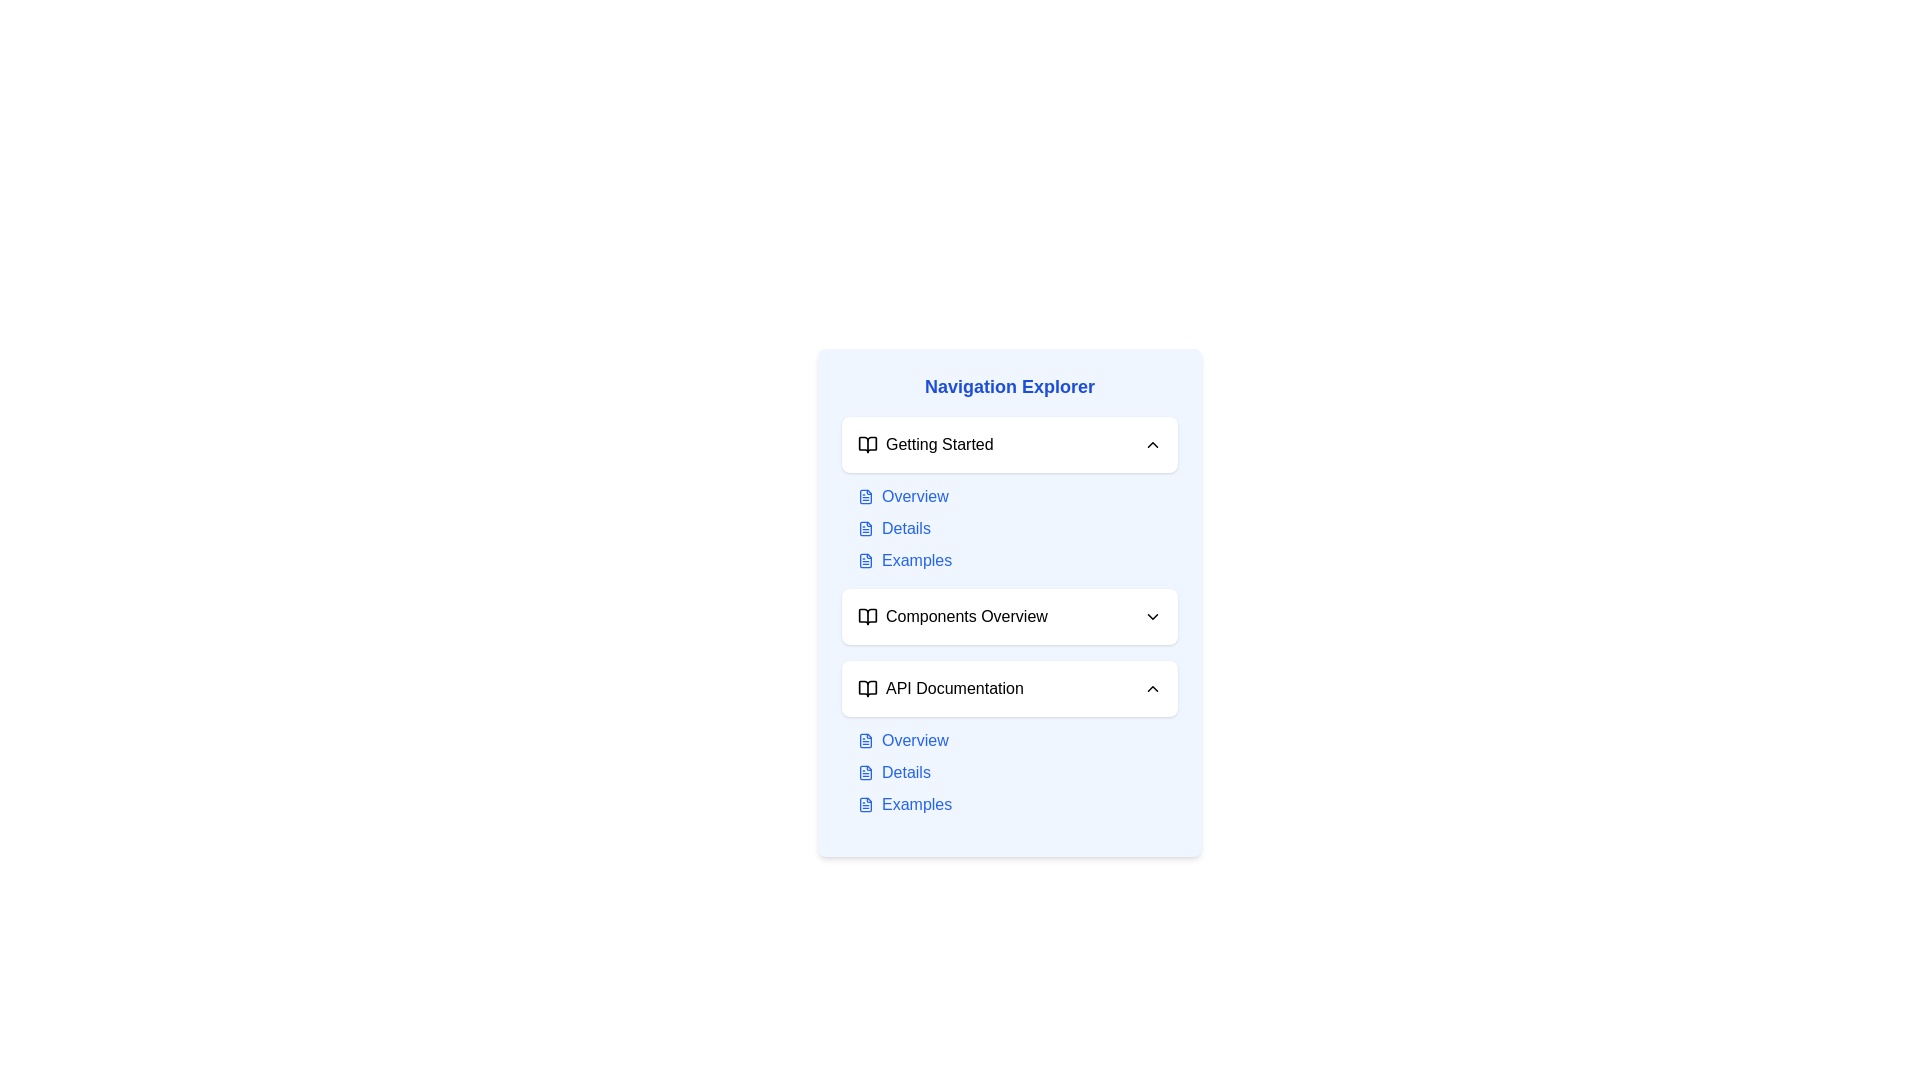  Describe the element at coordinates (1152, 616) in the screenshot. I see `the downward-pointing chevron icon of the Dropdown toggle located at the right end of the 'Components Overview' section` at that location.